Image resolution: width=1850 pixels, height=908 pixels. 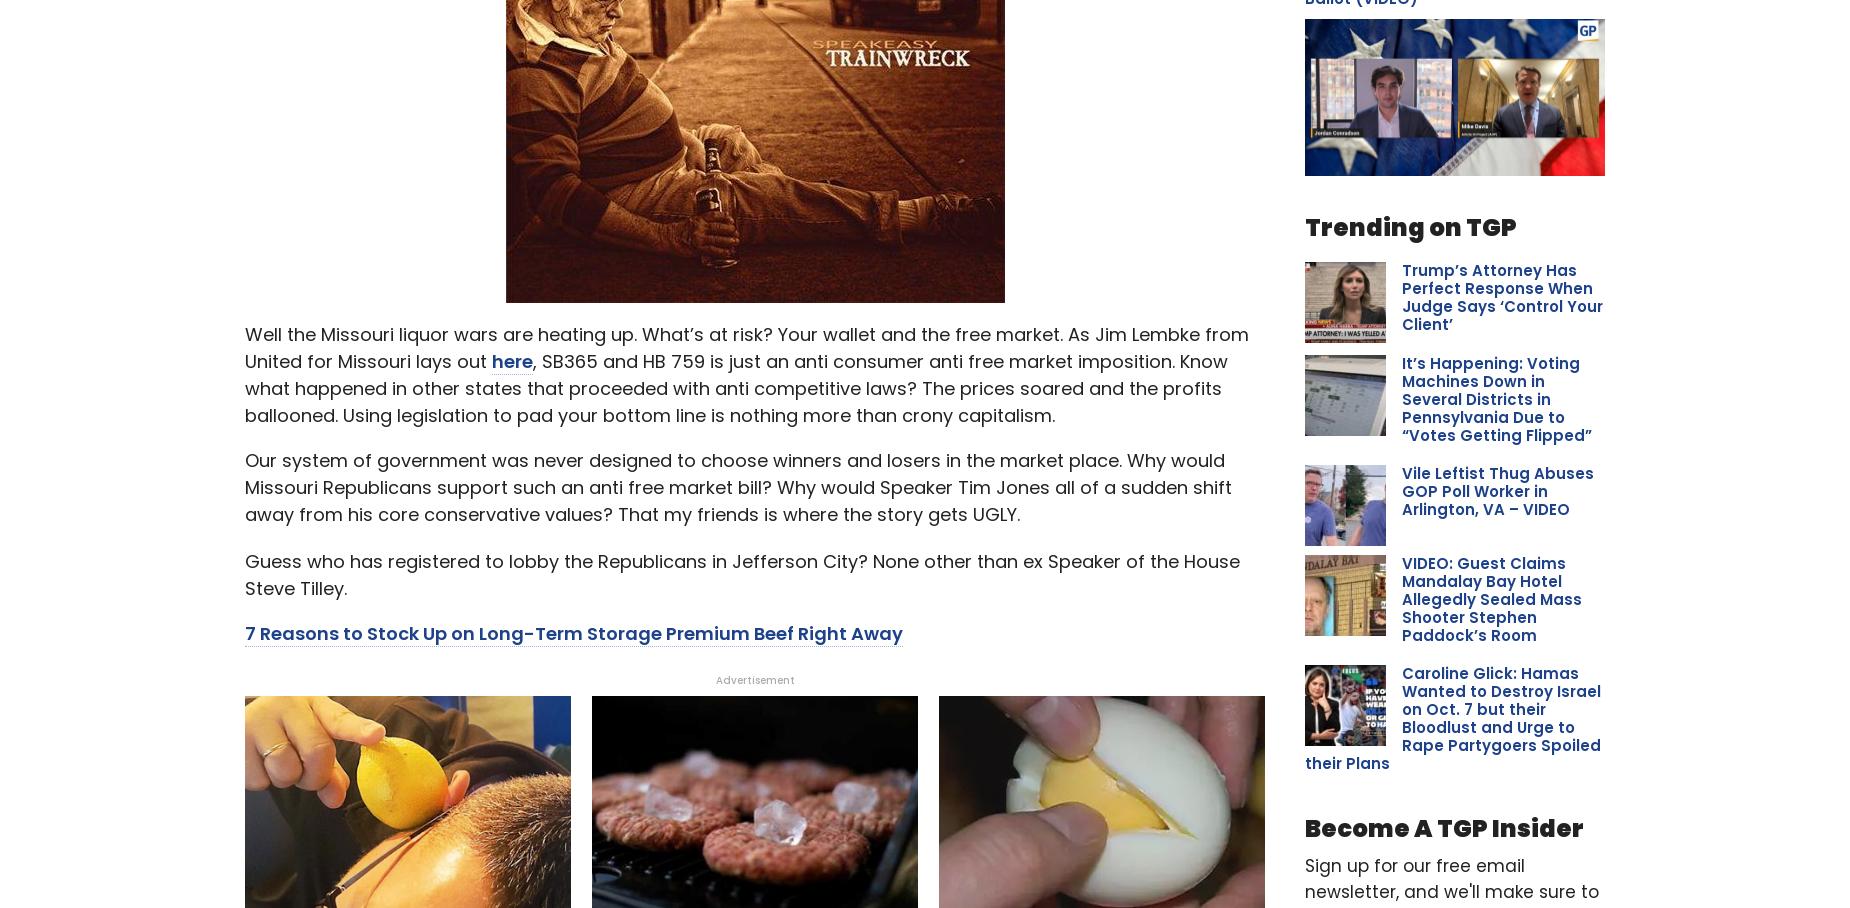 I want to click on 'TGP Stats', so click(x=1454, y=322).